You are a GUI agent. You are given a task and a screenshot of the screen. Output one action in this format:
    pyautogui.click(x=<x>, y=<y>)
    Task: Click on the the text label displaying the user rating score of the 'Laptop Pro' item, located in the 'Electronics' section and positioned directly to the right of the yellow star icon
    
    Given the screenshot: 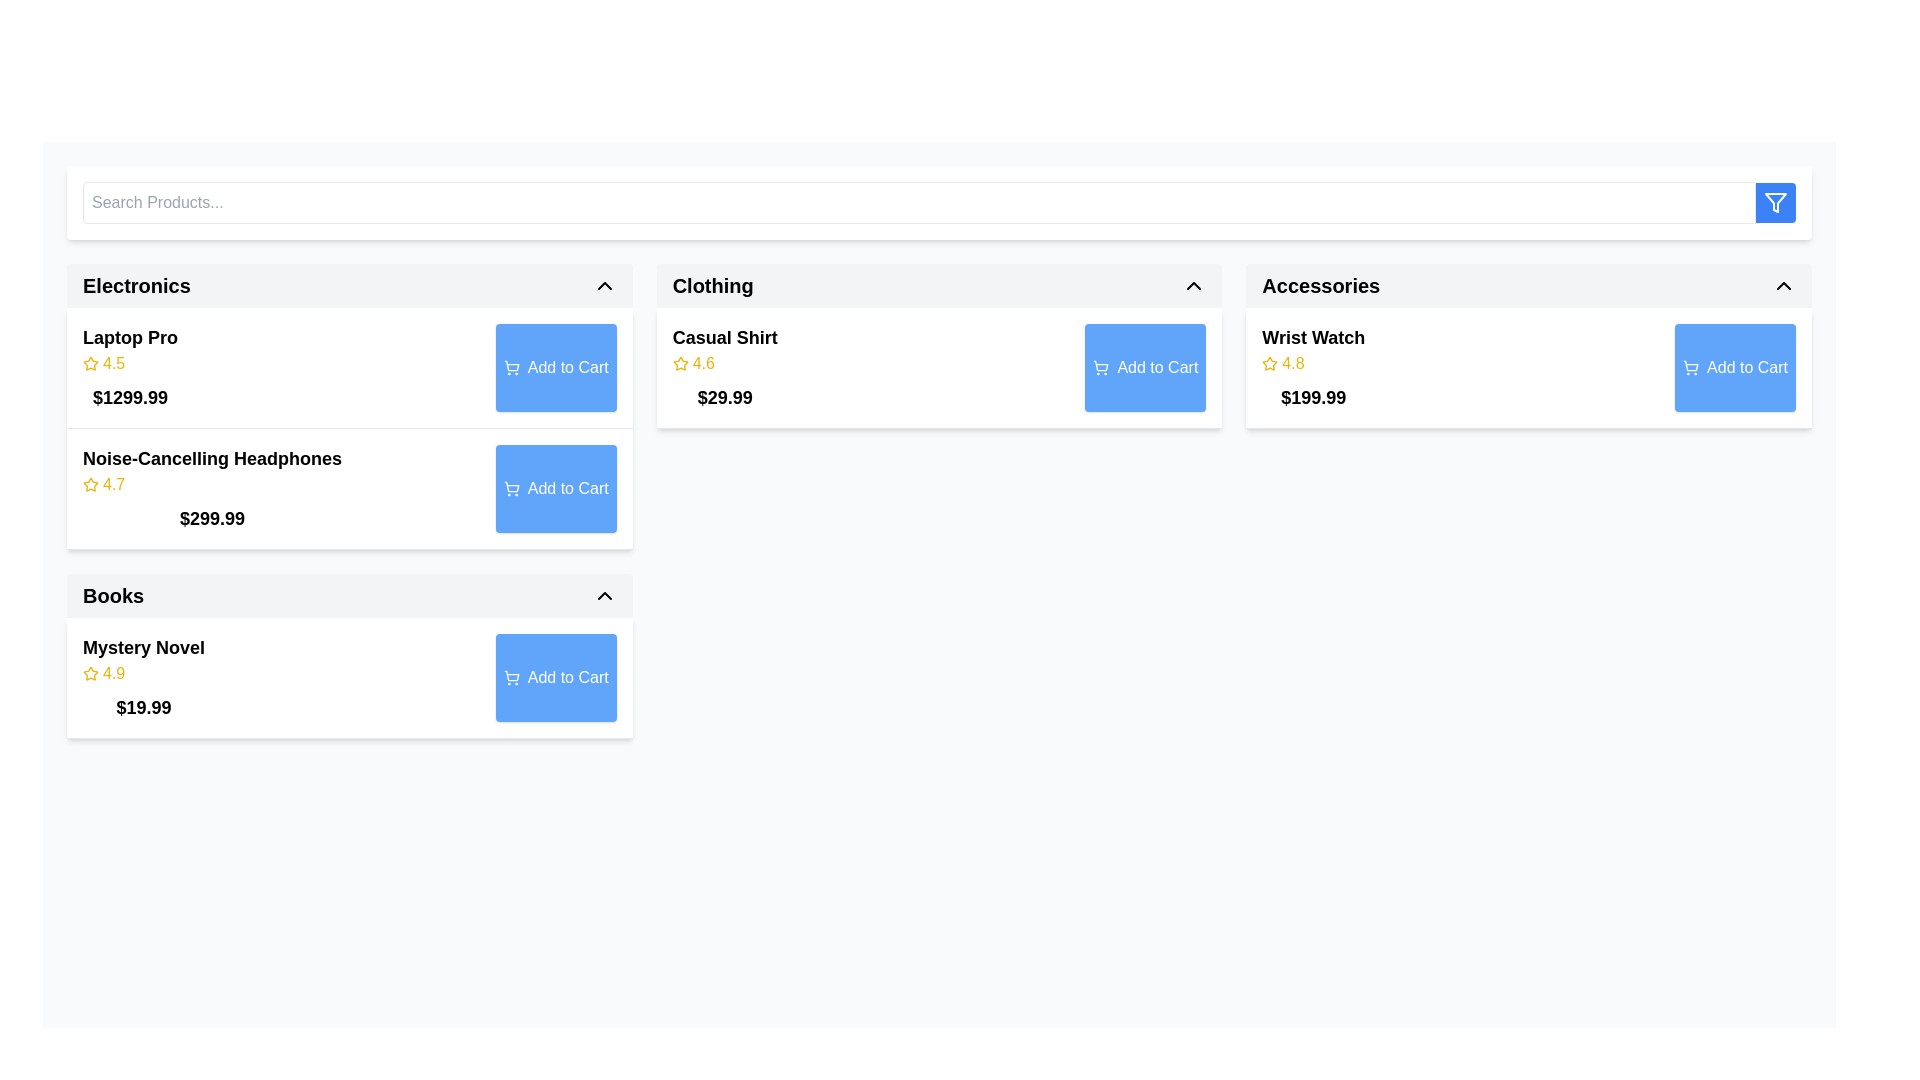 What is the action you would take?
    pyautogui.click(x=113, y=363)
    